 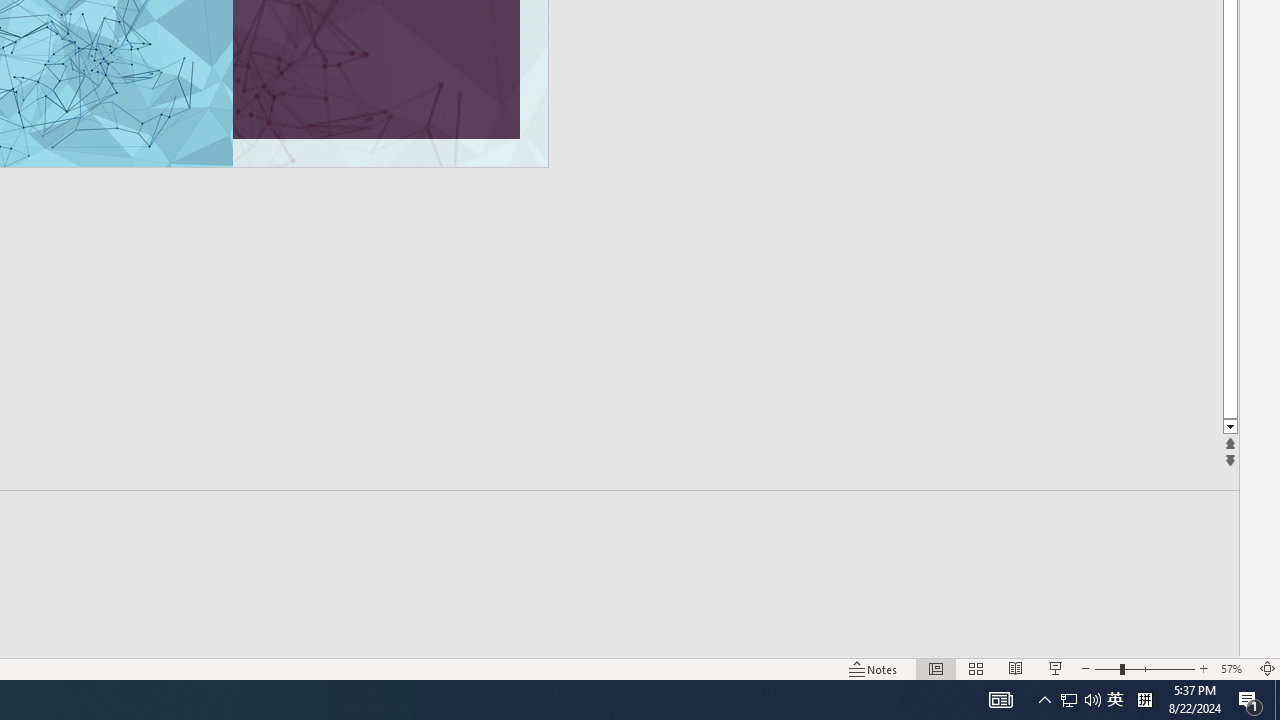 I want to click on 'Normal', so click(x=935, y=669).